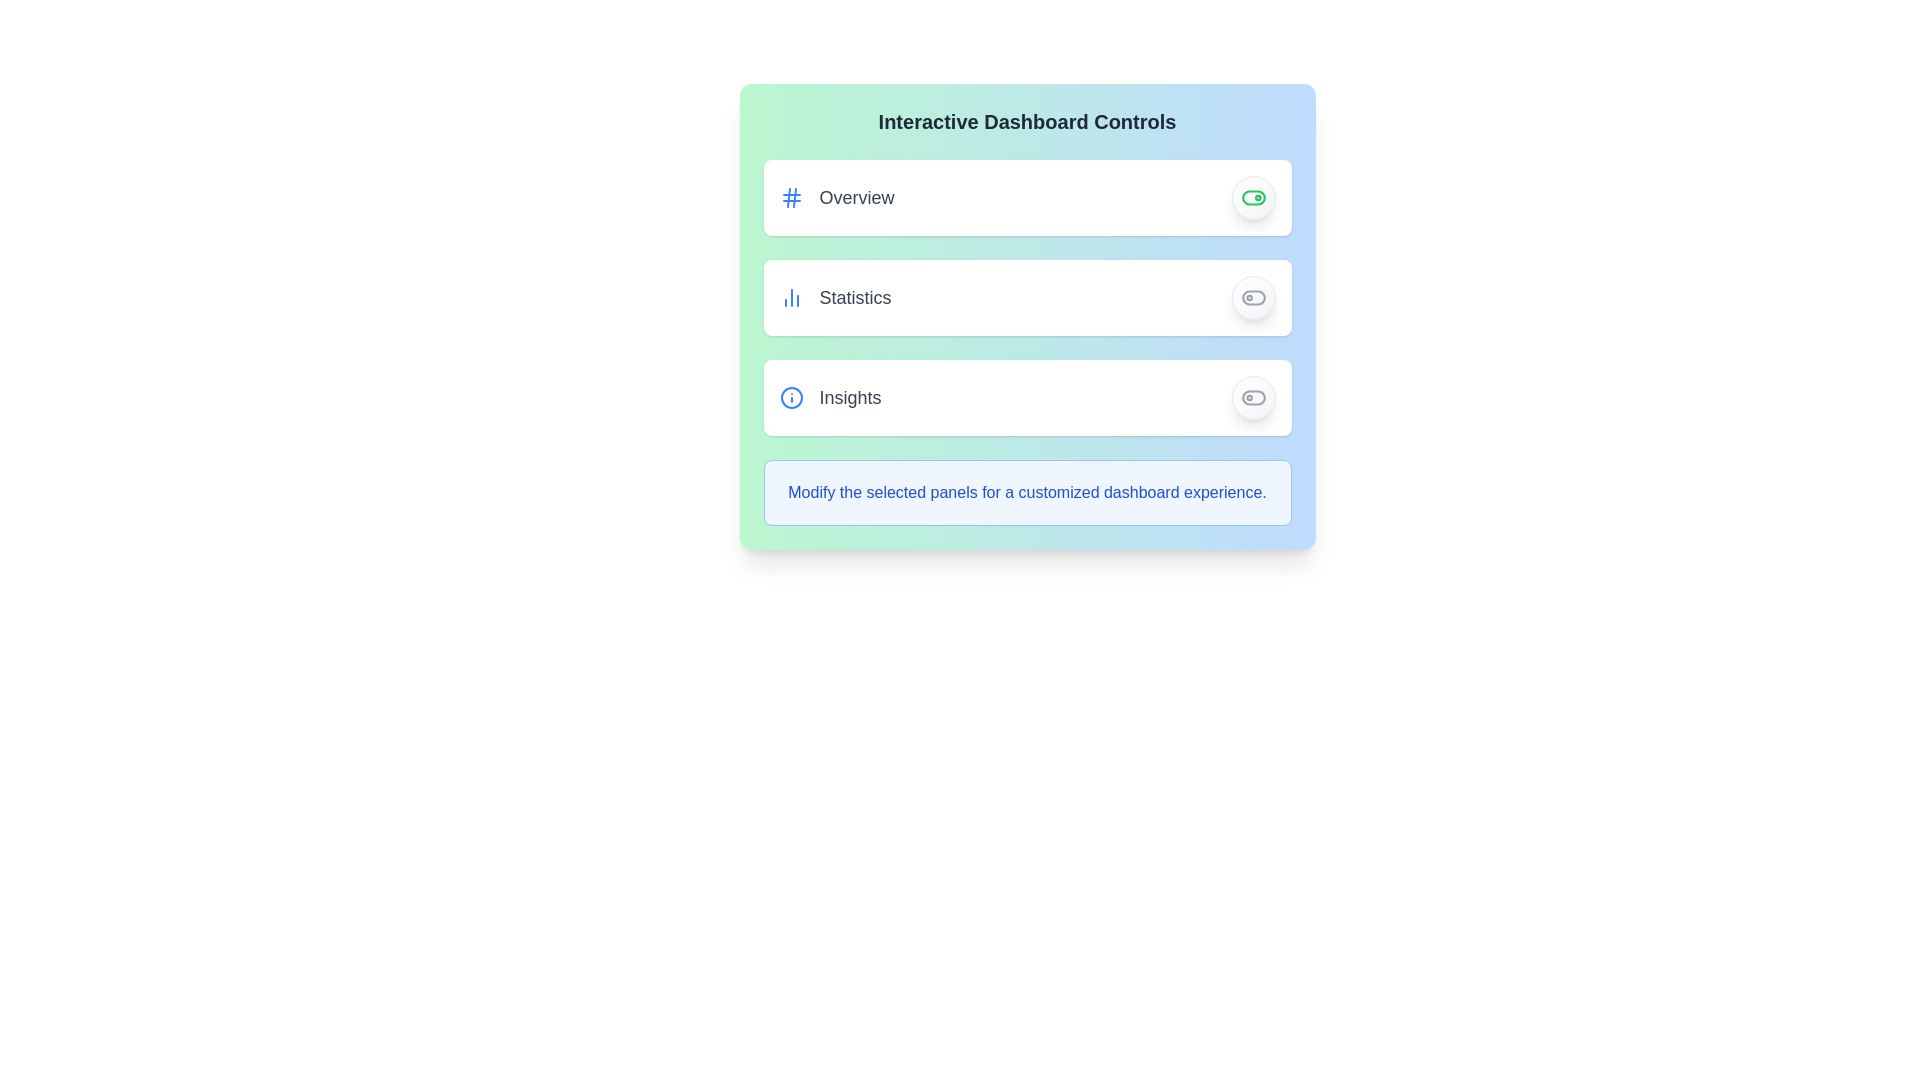 The image size is (1920, 1080). I want to click on the decorative rectangular component indicating an active state within the toggle switch control located to the right of the 'Overview' option in the dashboard interface, so click(1252, 197).